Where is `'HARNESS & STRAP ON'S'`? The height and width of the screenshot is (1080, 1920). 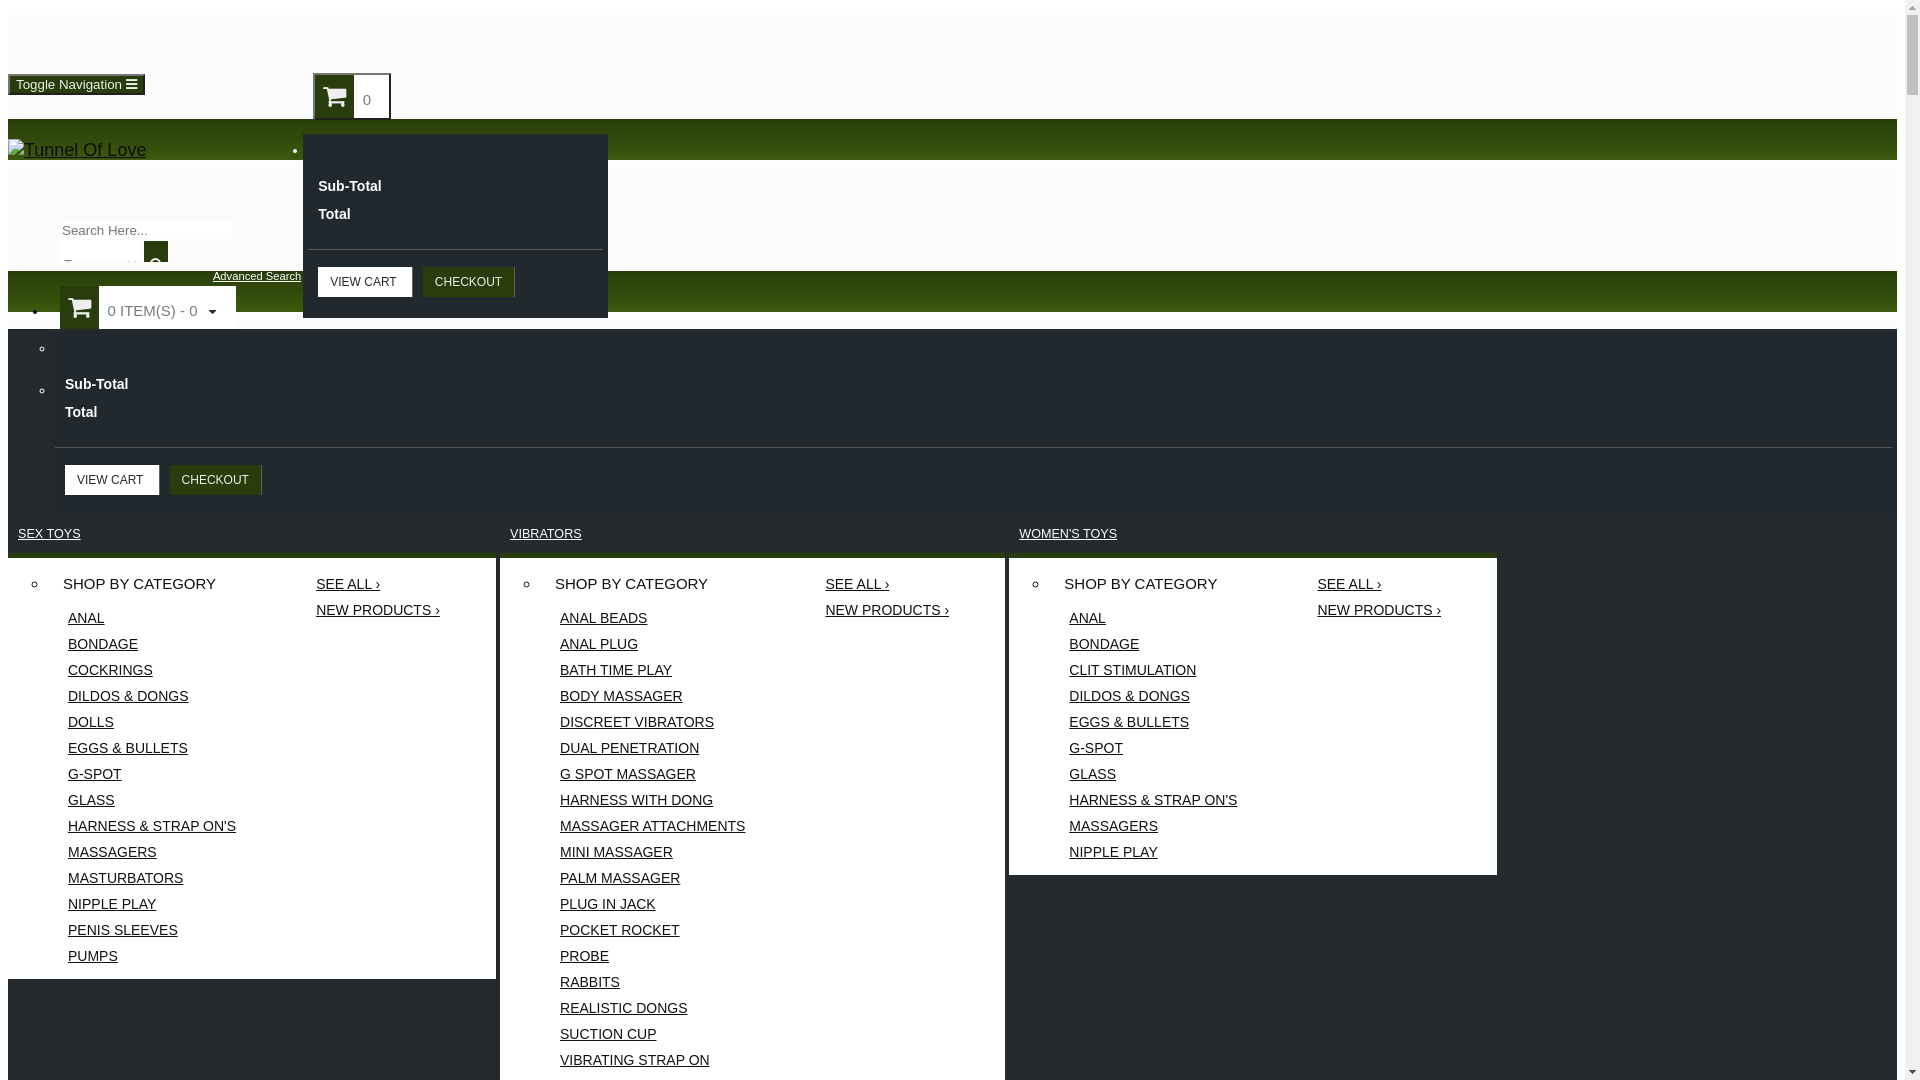
'HARNESS & STRAP ON'S' is located at coordinates (1152, 798).